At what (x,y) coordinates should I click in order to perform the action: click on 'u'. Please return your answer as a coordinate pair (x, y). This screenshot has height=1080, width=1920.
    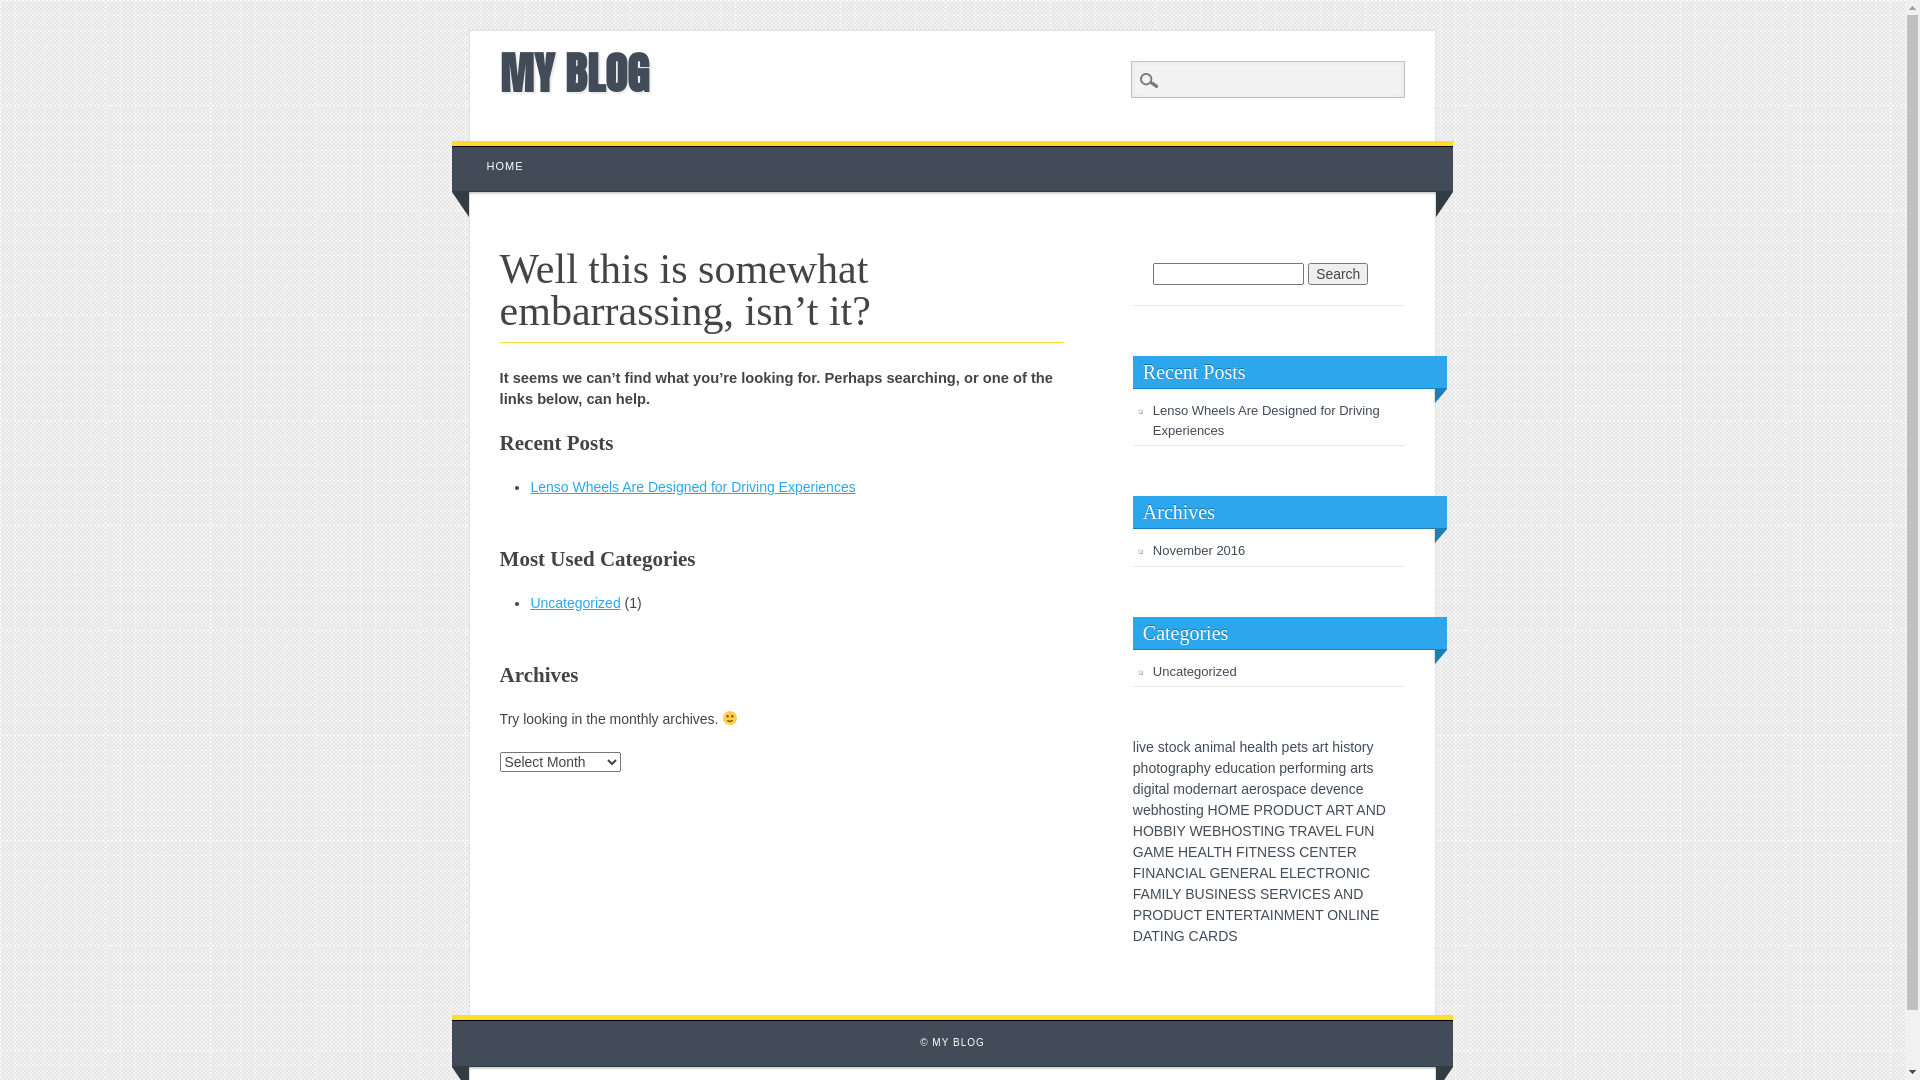
    Looking at the image, I should click on (1232, 766).